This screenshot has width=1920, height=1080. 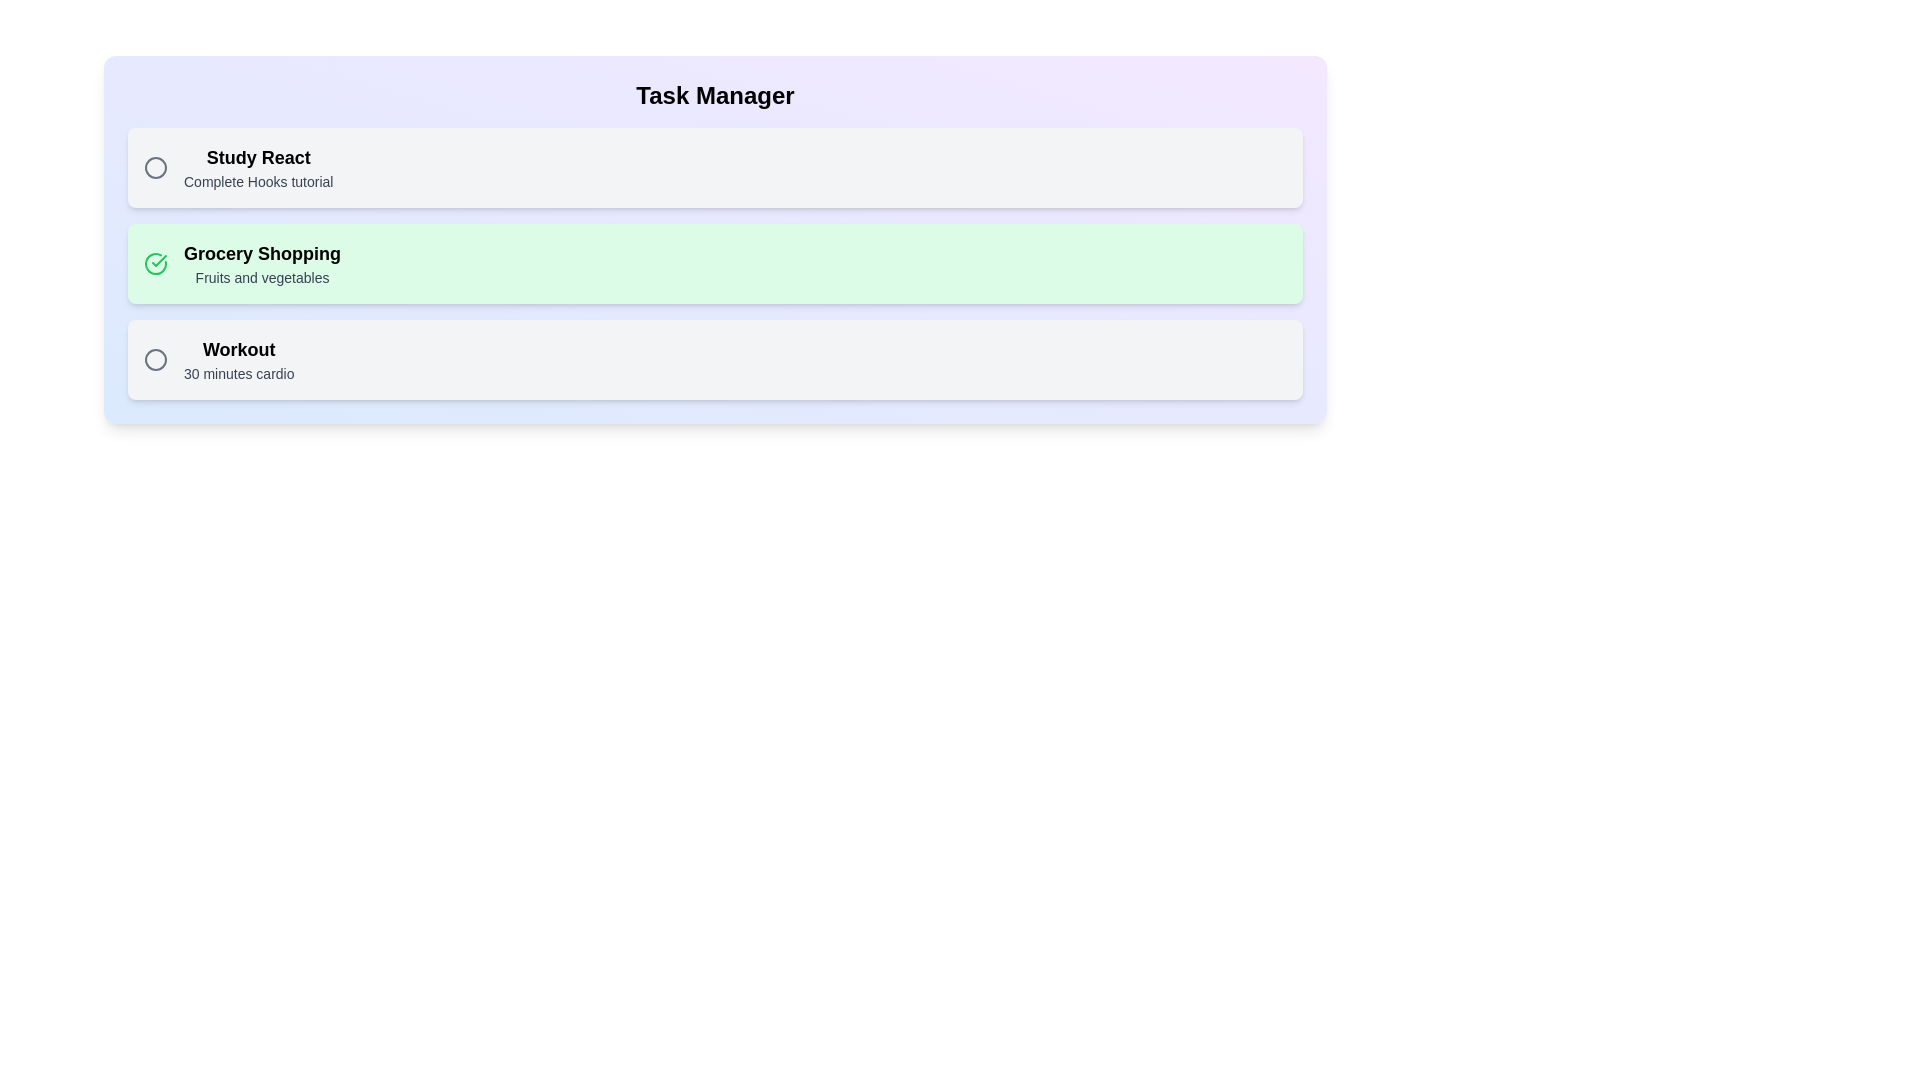 I want to click on the text label providing additional details about the 'Study React' task, located directly below the title, so click(x=257, y=181).